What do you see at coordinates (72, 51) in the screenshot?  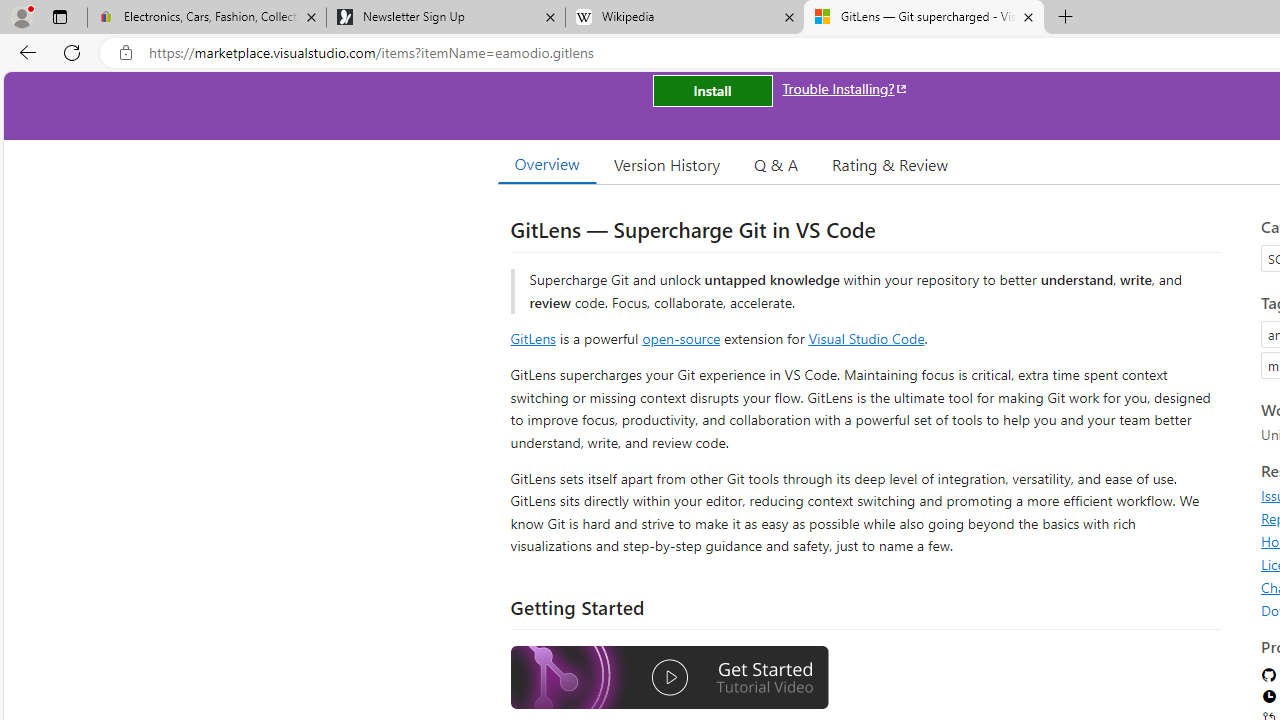 I see `'Refresh'` at bounding box center [72, 51].